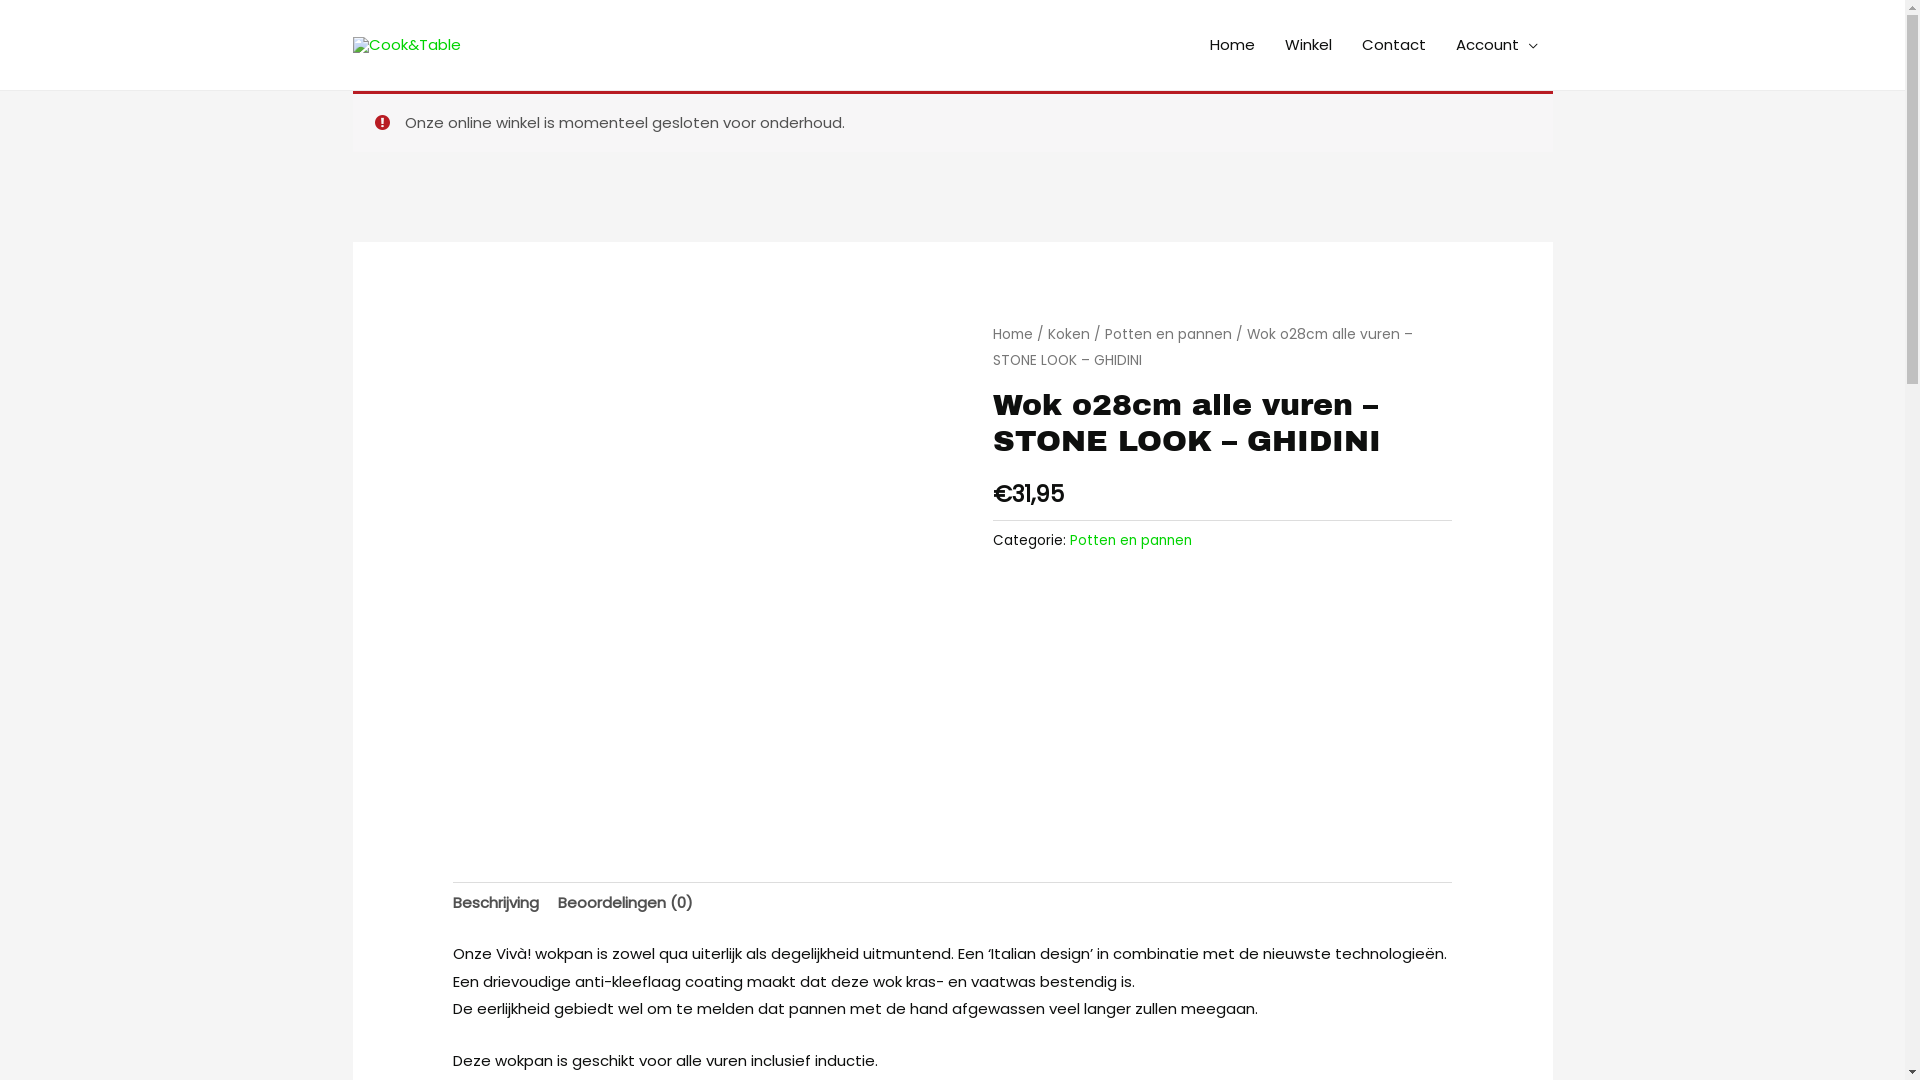 The width and height of the screenshot is (1920, 1080). Describe the element at coordinates (1012, 333) in the screenshot. I see `'Home'` at that location.